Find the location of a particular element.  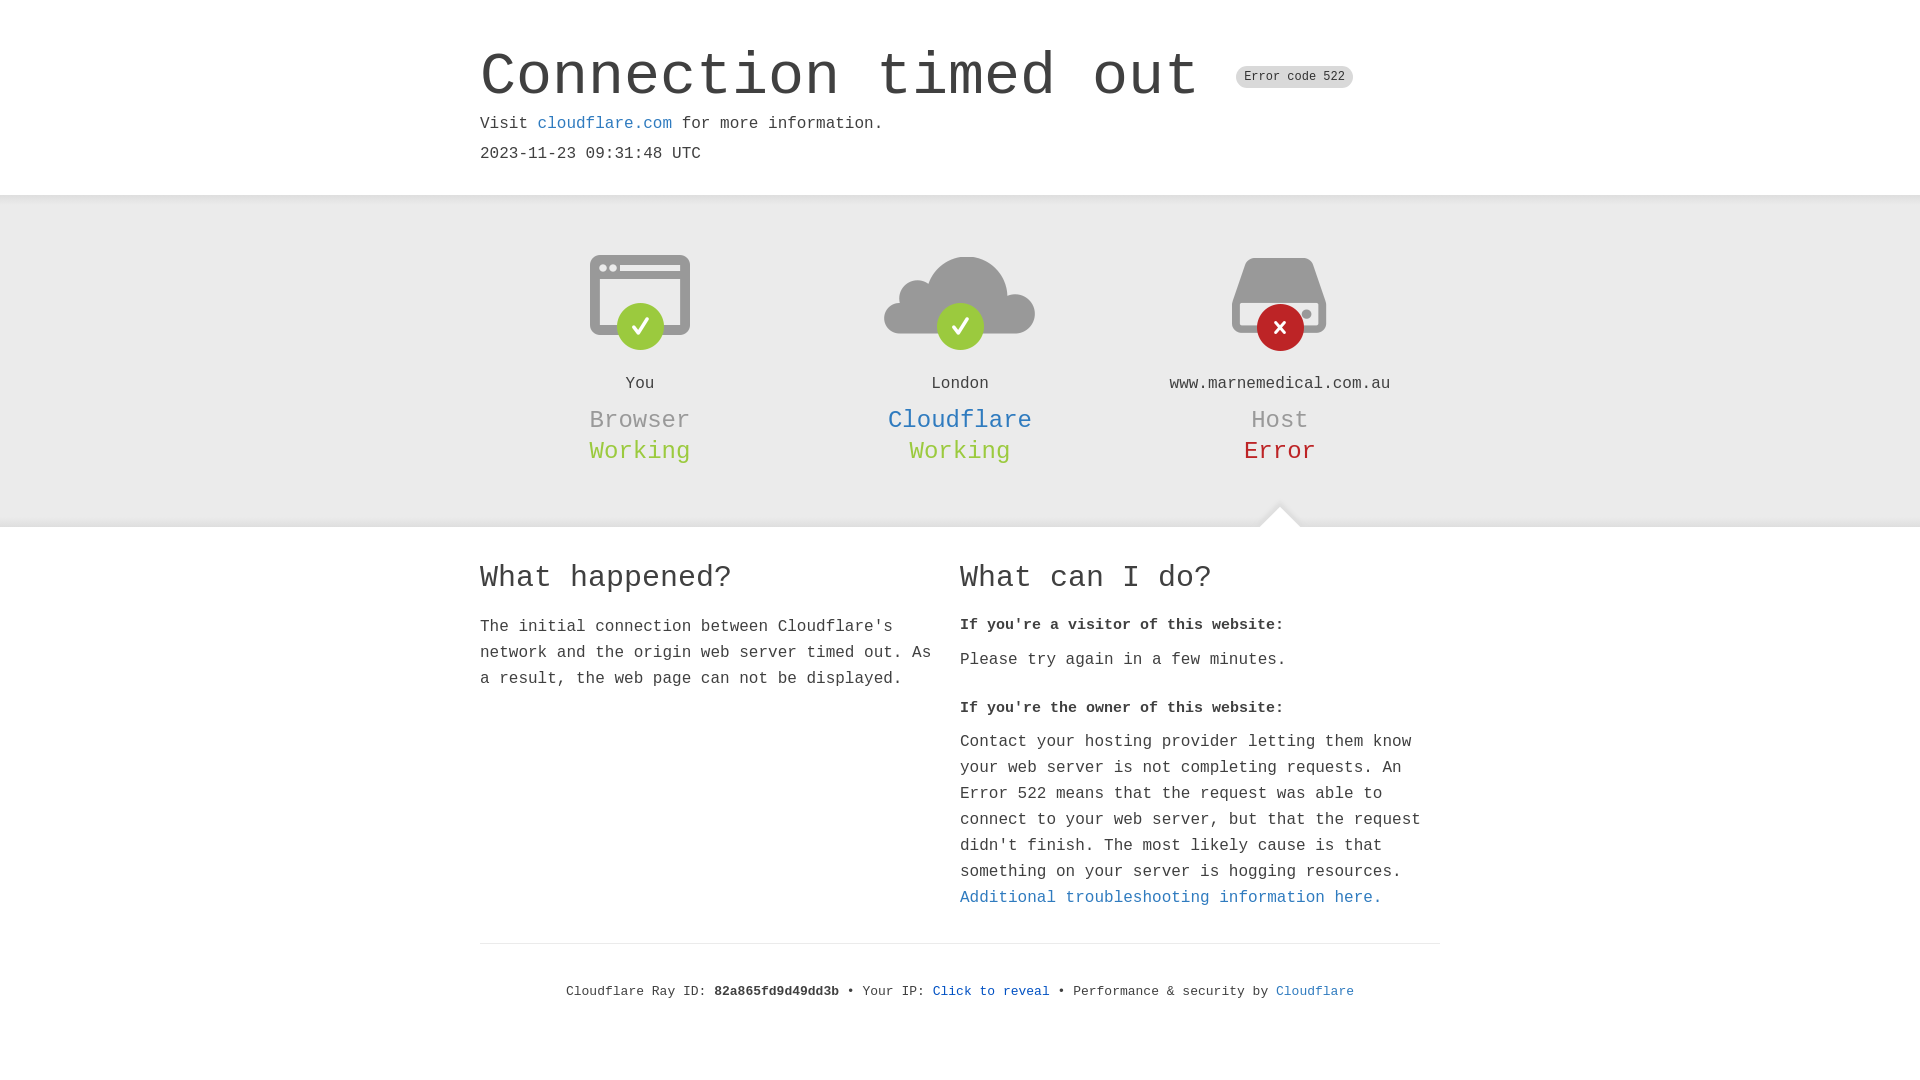

'Cloudflare' is located at coordinates (960, 419).